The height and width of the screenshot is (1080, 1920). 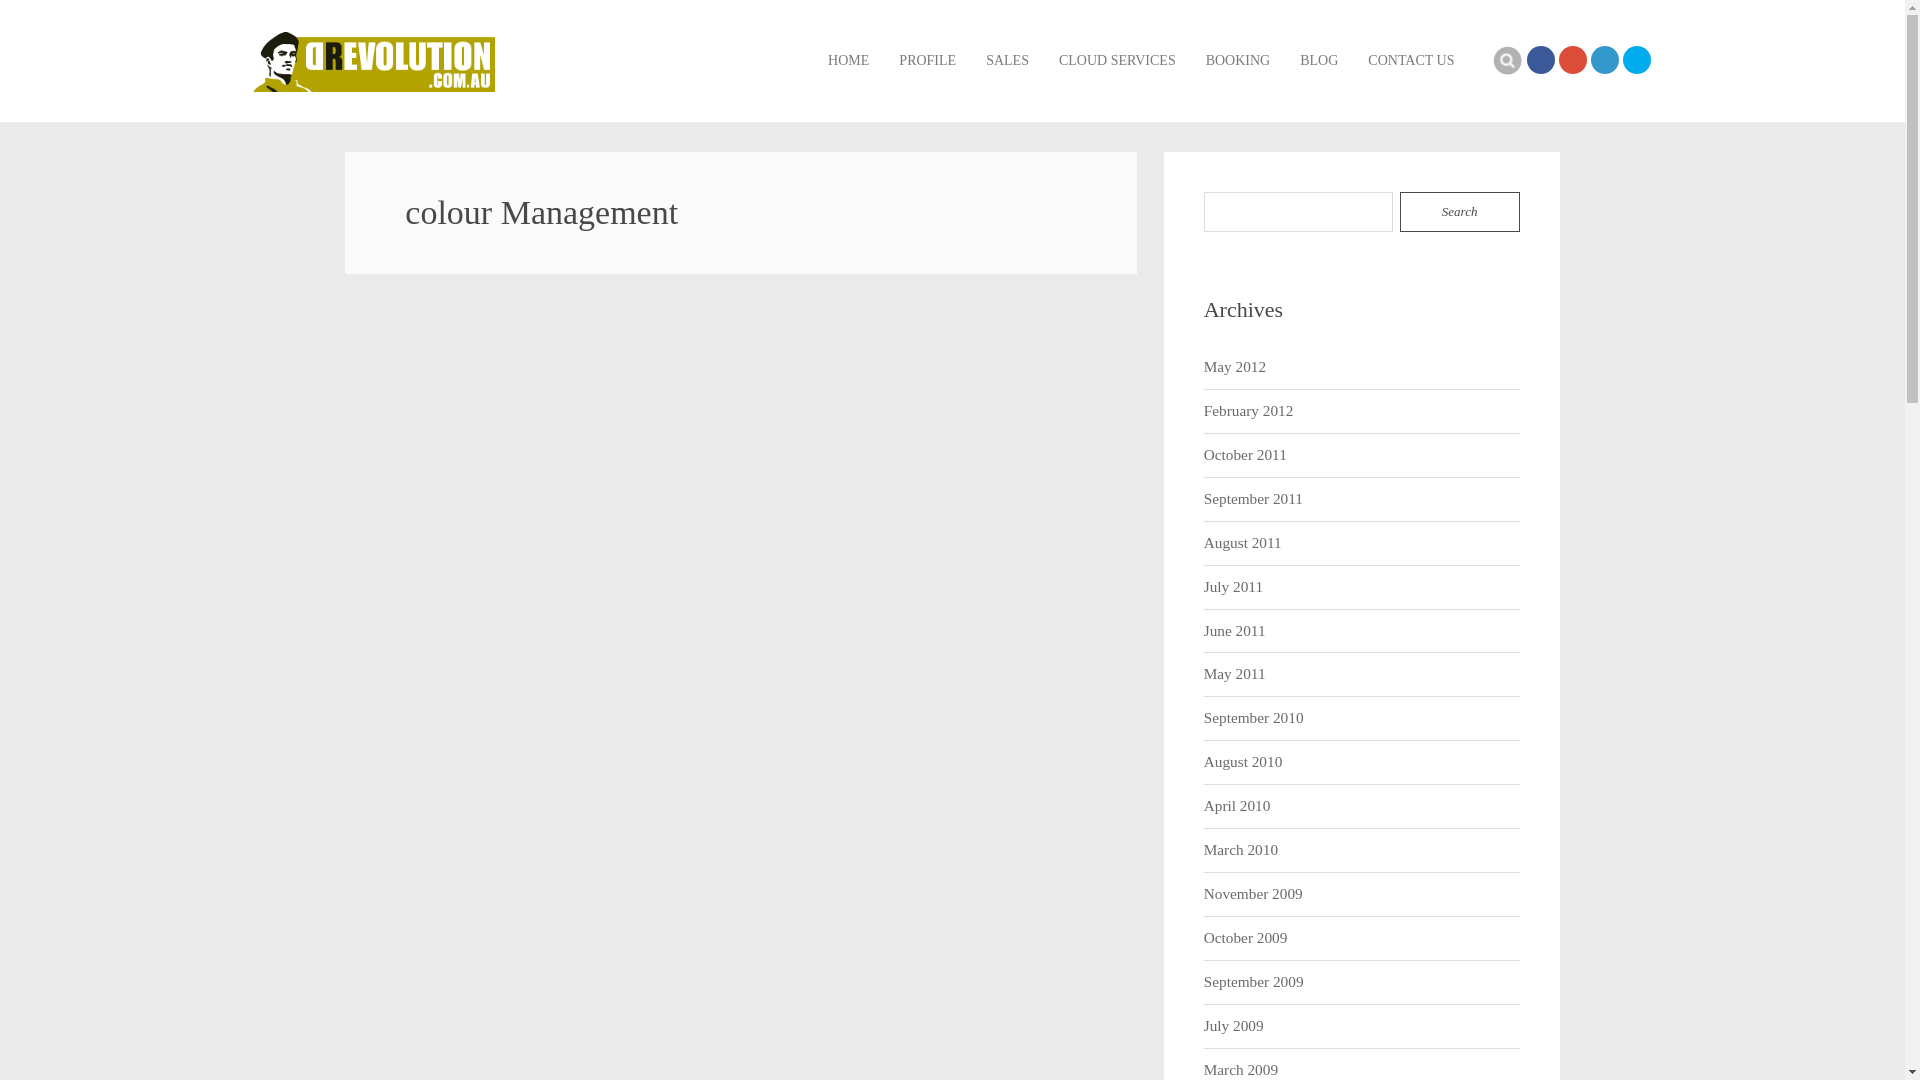 What do you see at coordinates (1603, 59) in the screenshot?
I see `'Linkedin'` at bounding box center [1603, 59].